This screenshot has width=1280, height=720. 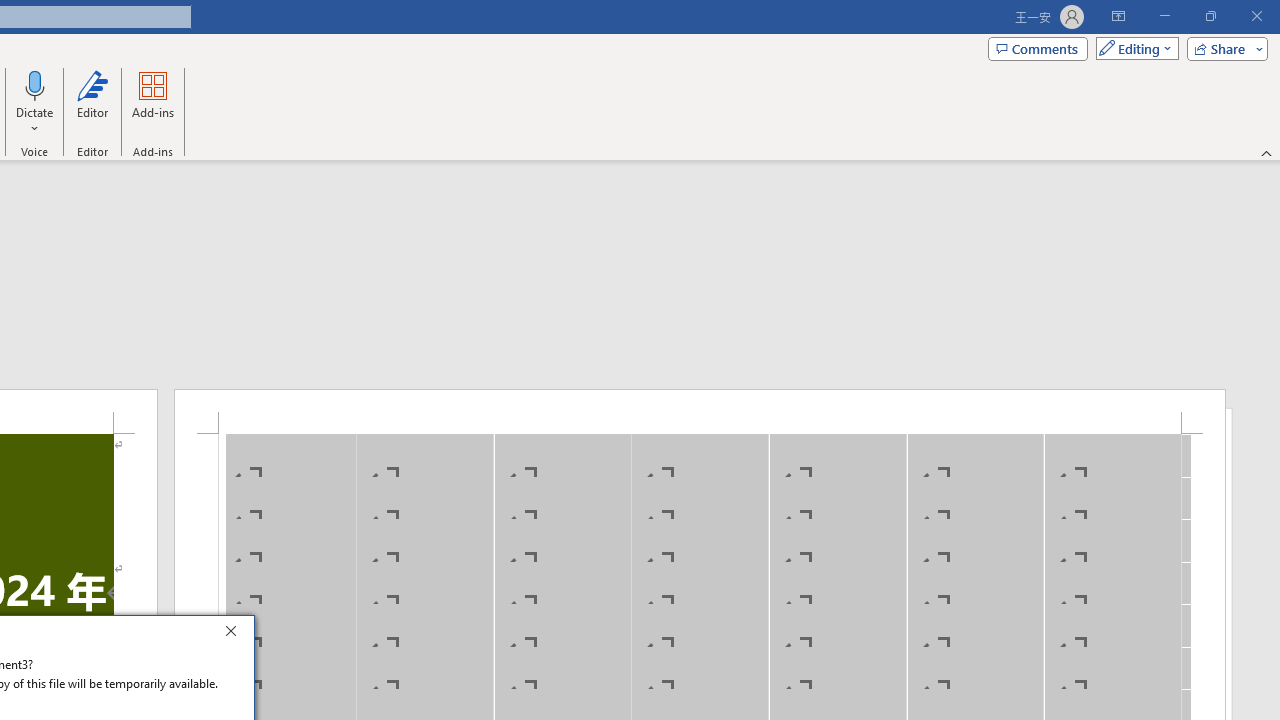 What do you see at coordinates (1266, 152) in the screenshot?
I see `'Collapse the Ribbon'` at bounding box center [1266, 152].